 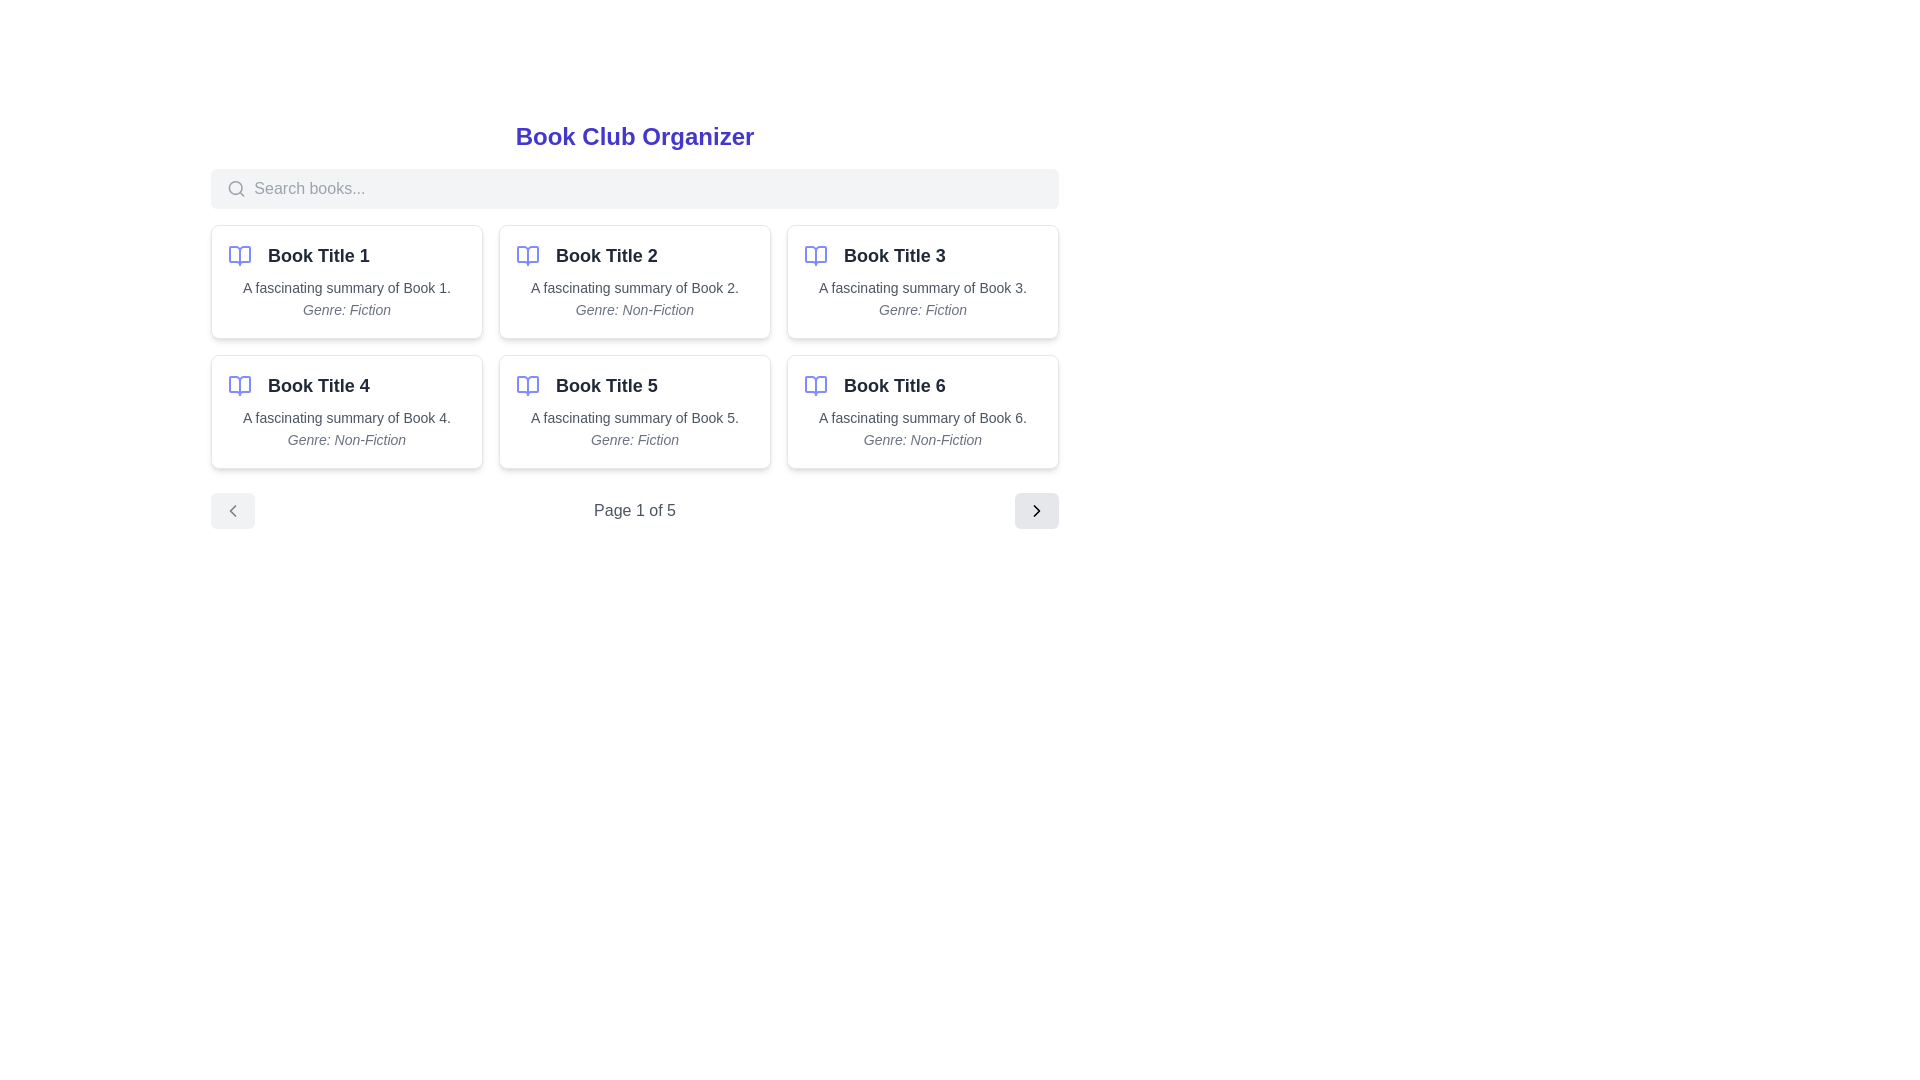 What do you see at coordinates (346, 438) in the screenshot?
I see `the text label indicating the genre of 'Book Title 4', which is positioned below the book's description and summary text` at bounding box center [346, 438].